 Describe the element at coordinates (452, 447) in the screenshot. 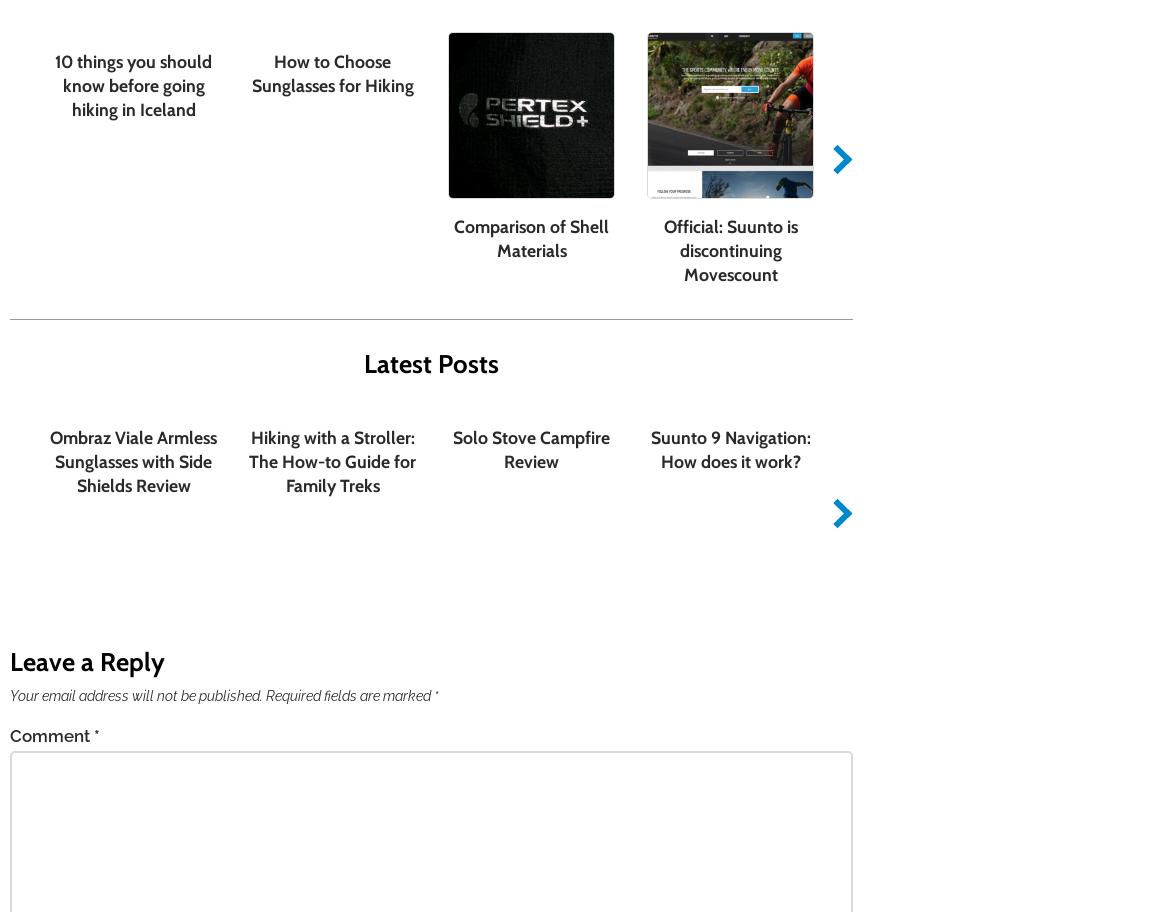

I see `'Solo Stove Campfire Review'` at that location.